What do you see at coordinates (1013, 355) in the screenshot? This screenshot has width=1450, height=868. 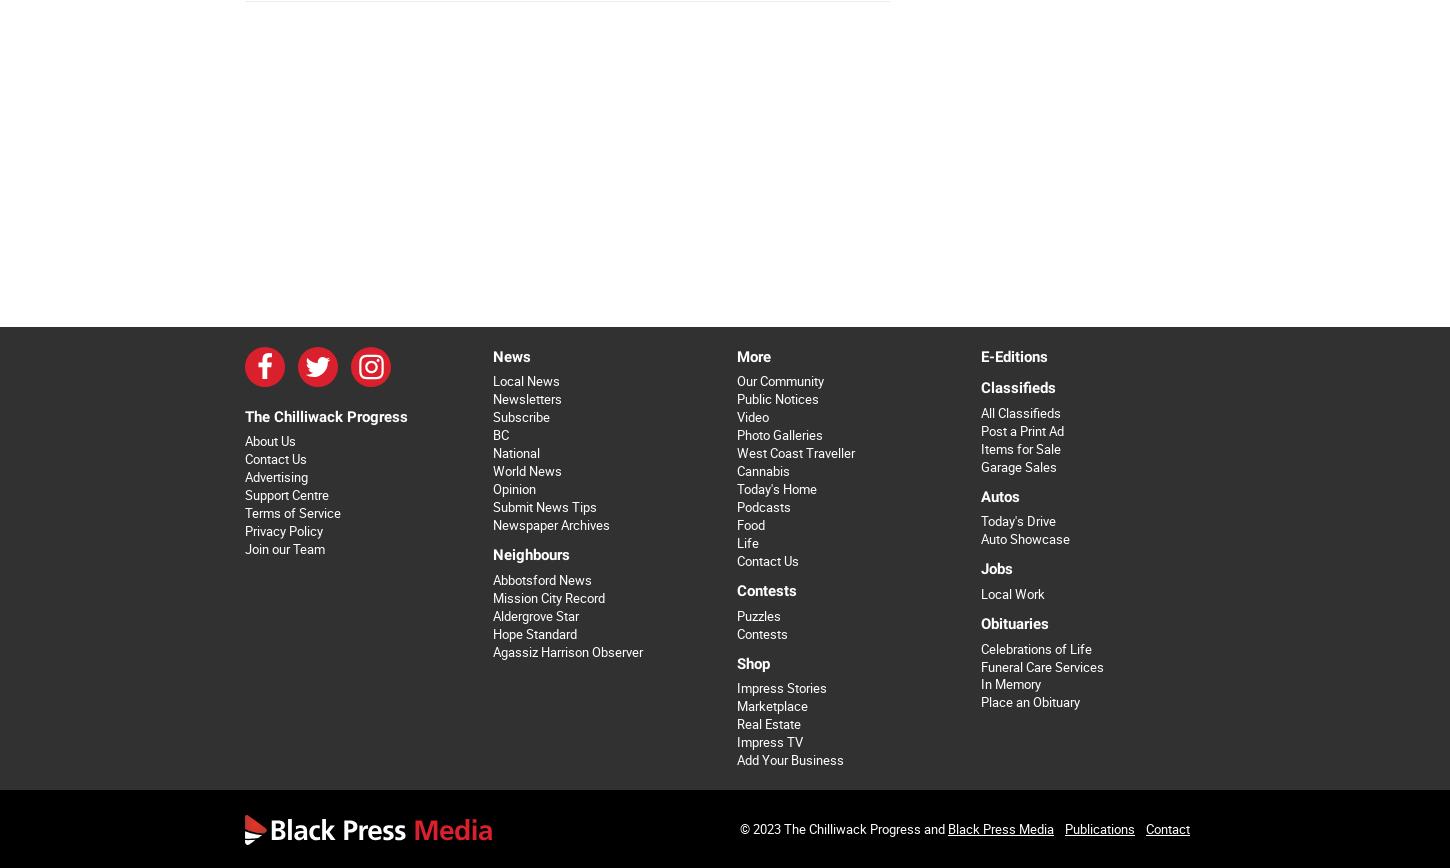 I see `'E-Editions'` at bounding box center [1013, 355].